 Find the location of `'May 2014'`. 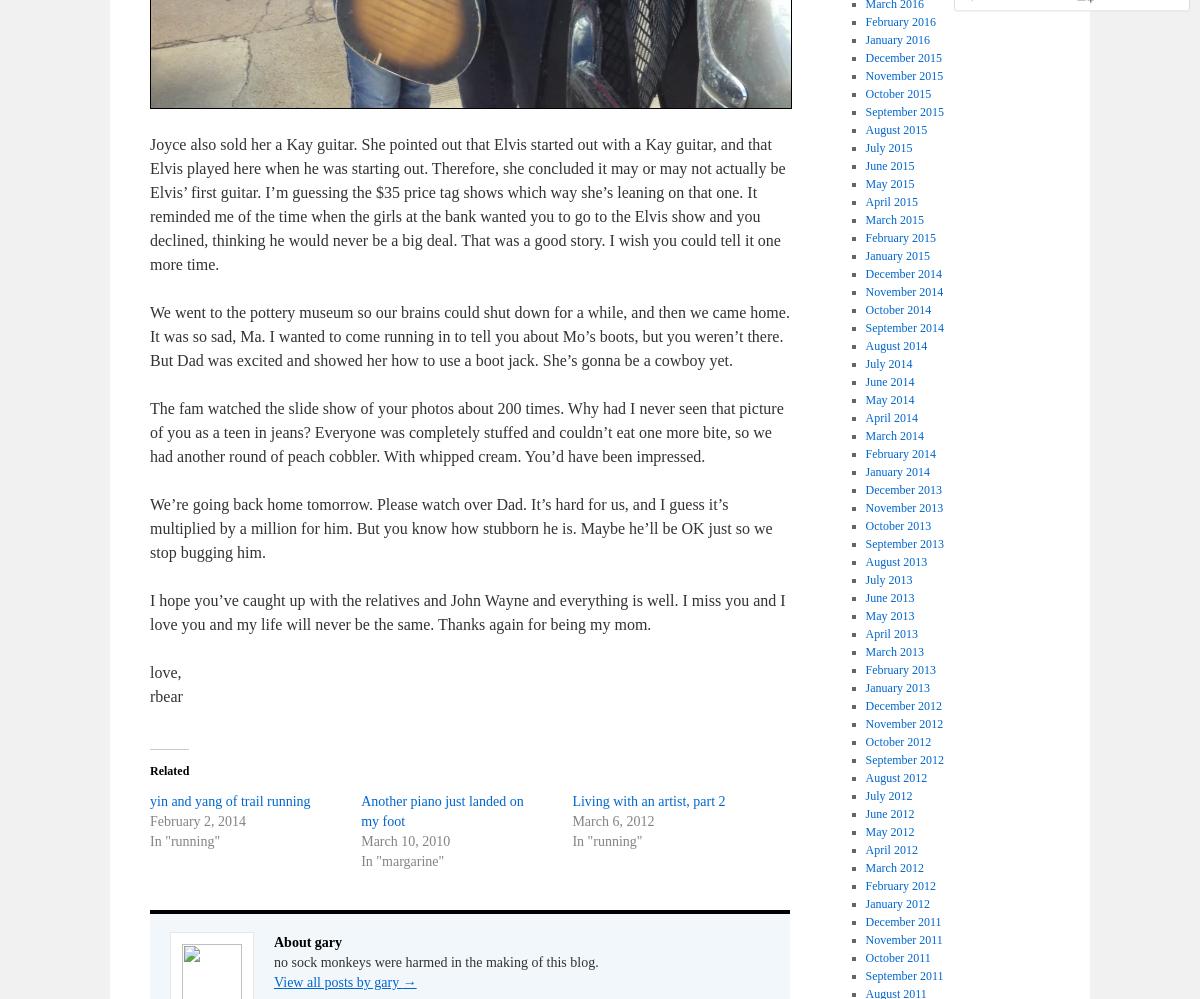

'May 2014' is located at coordinates (888, 398).